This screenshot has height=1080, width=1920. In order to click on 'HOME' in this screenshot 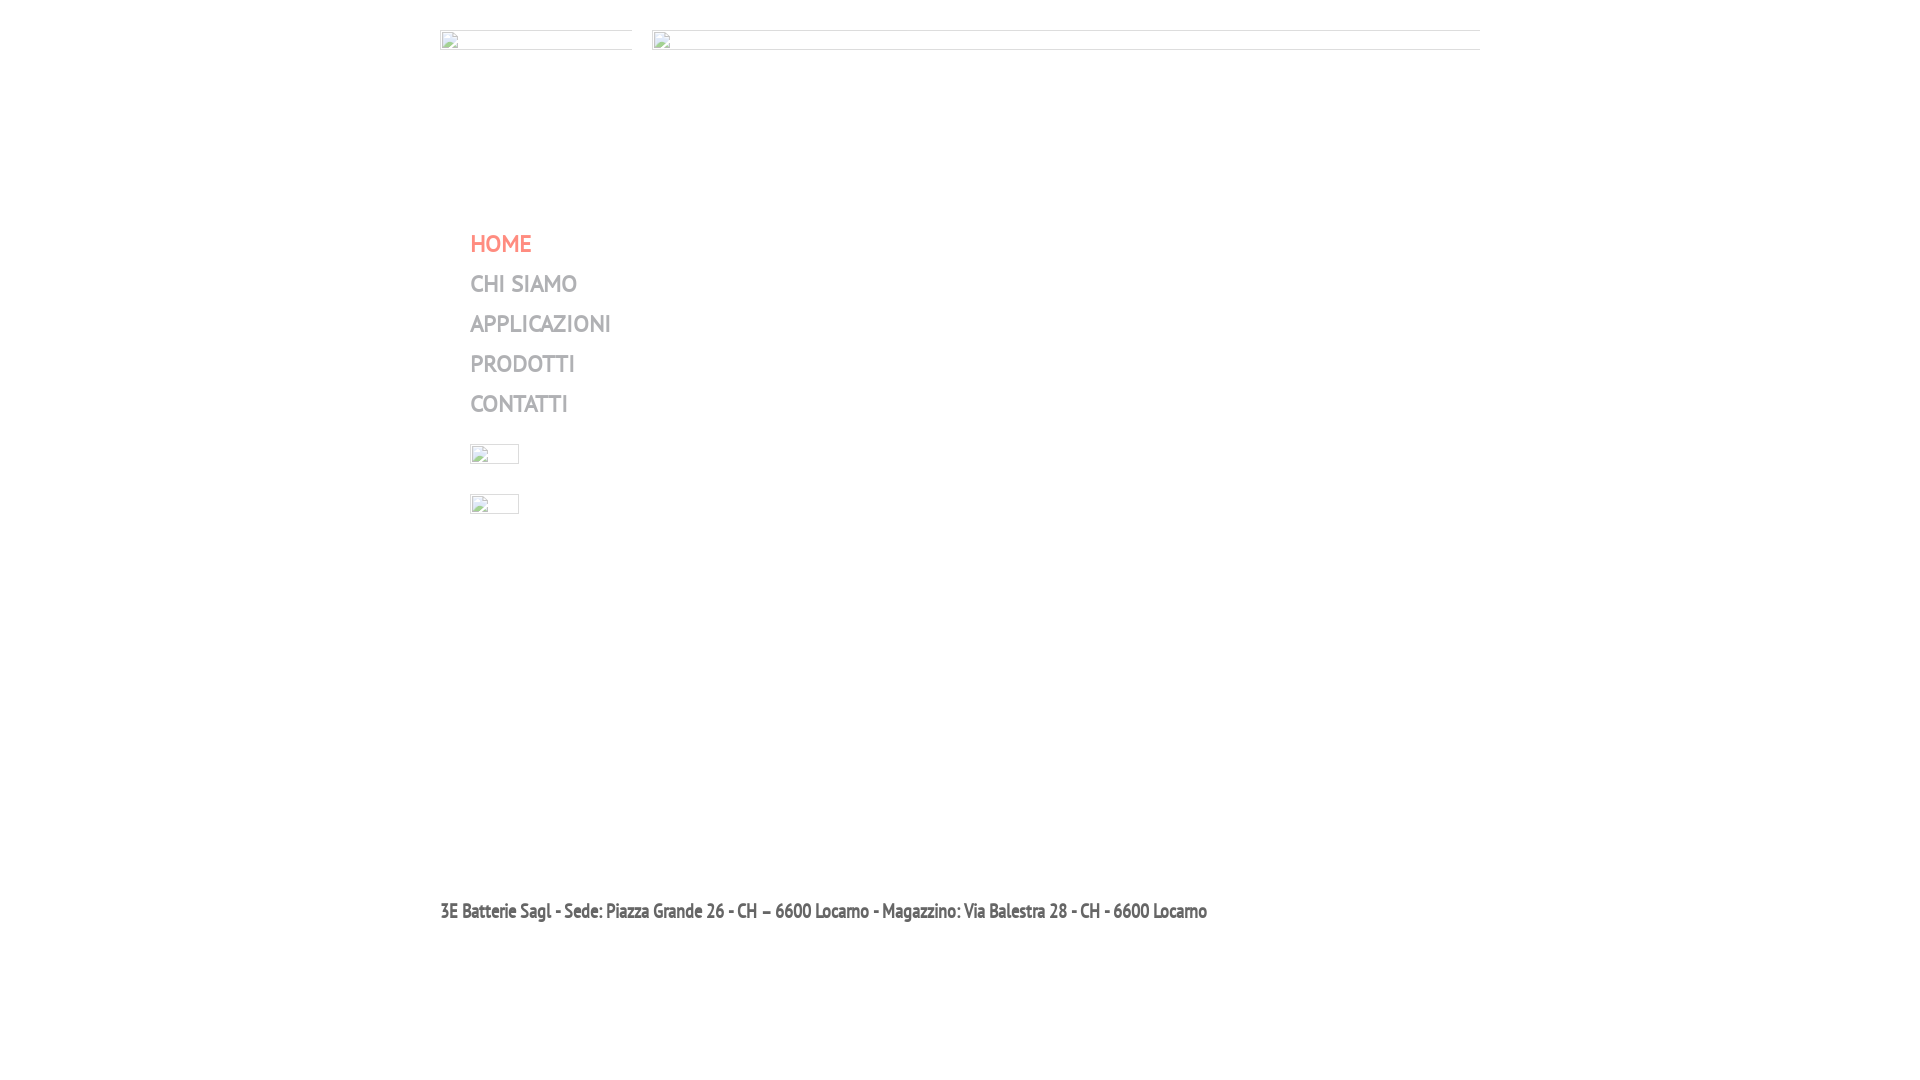, I will do `click(500, 242)`.